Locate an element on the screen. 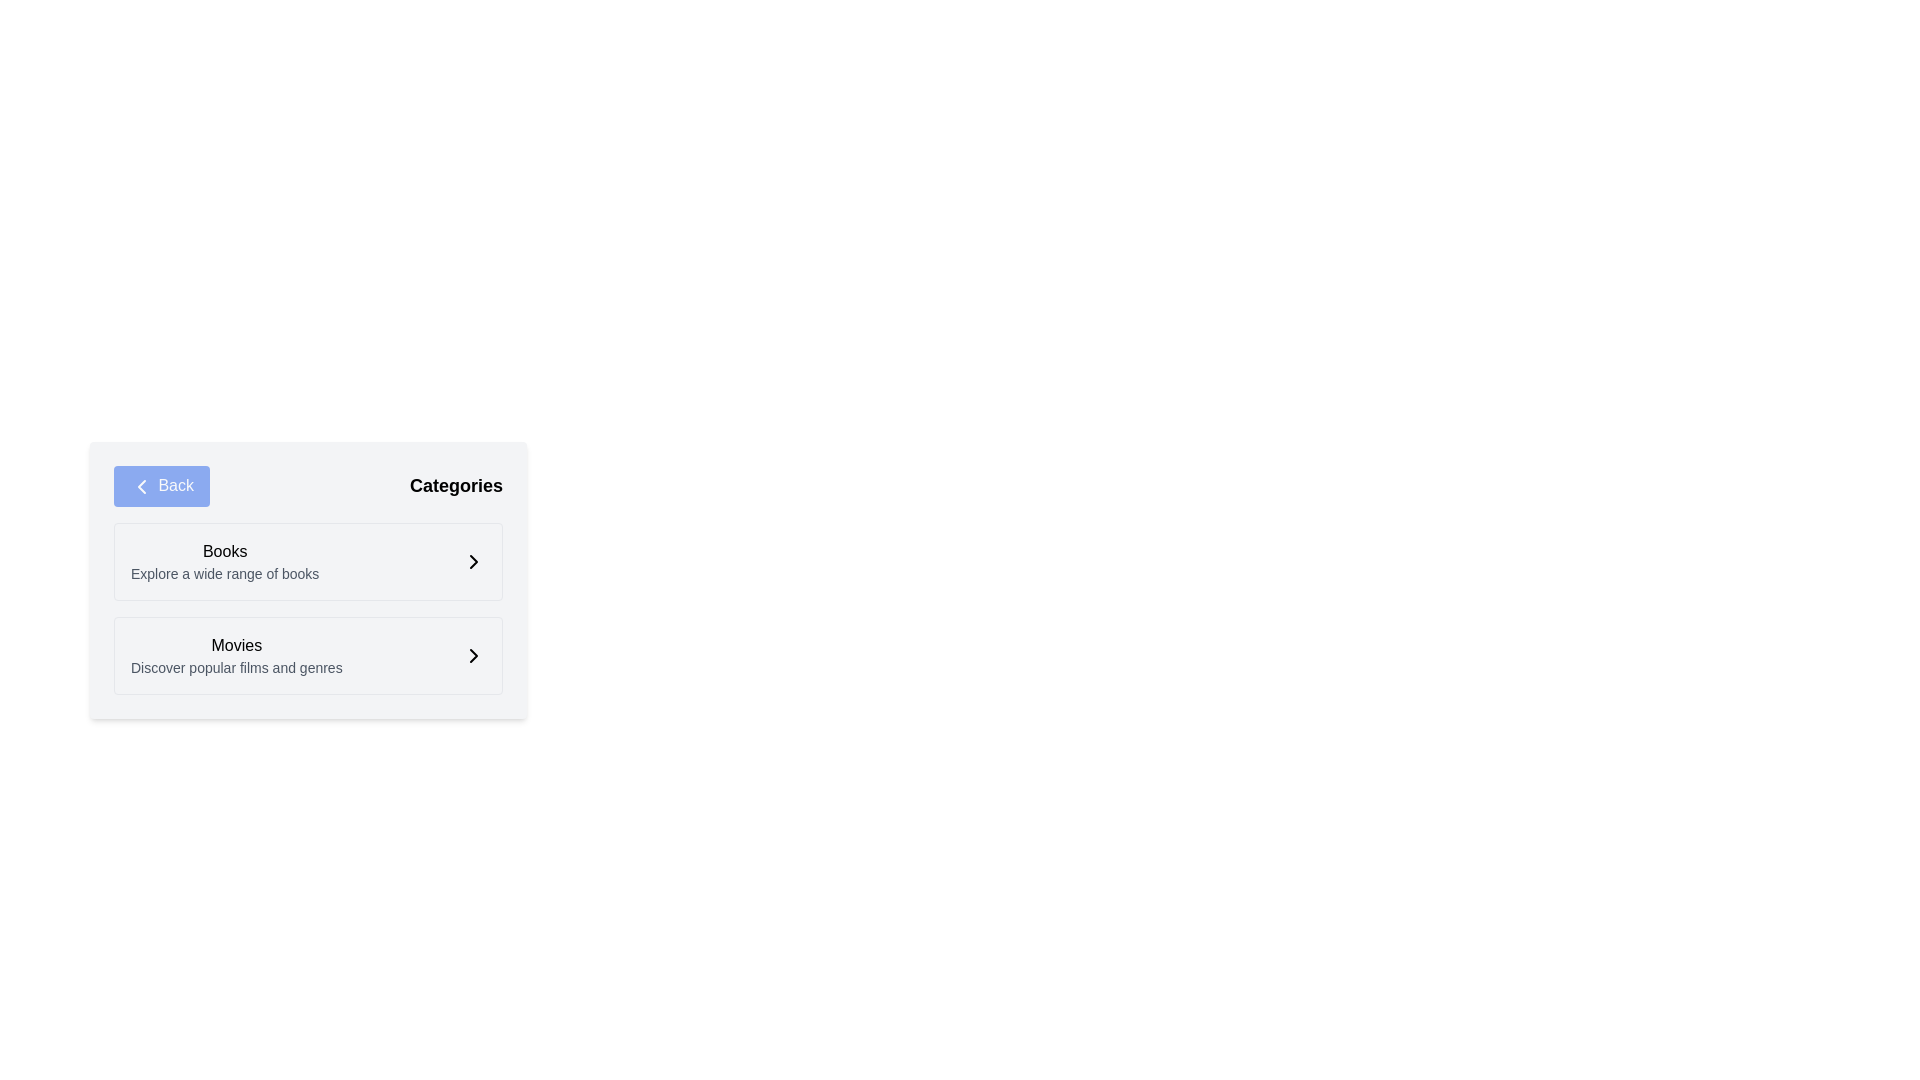 Image resolution: width=1920 pixels, height=1080 pixels. the 'Books' button, which is a rectangular button with a title and subtitle is located at coordinates (307, 605).